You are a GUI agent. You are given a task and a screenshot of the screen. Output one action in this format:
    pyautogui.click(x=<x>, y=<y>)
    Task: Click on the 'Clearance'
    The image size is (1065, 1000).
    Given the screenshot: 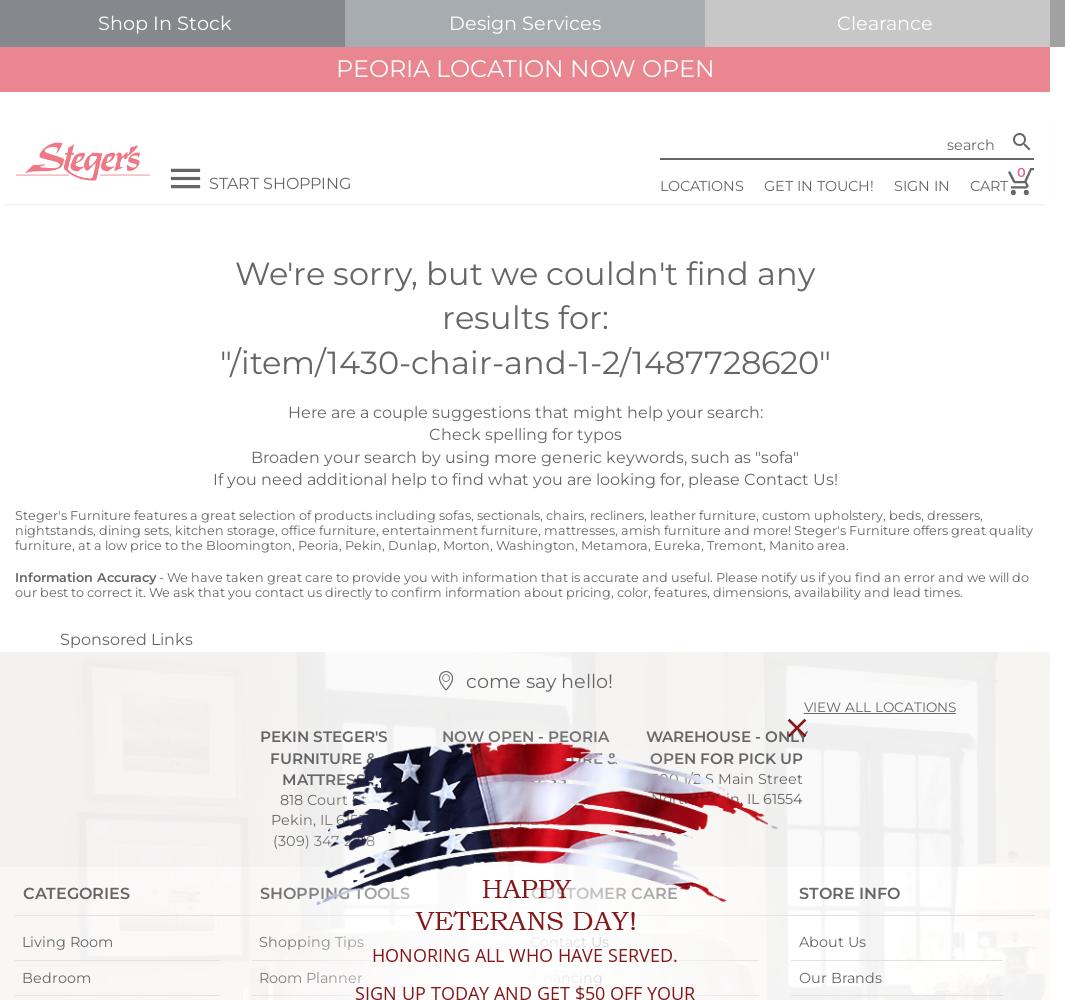 What is the action you would take?
    pyautogui.click(x=836, y=23)
    